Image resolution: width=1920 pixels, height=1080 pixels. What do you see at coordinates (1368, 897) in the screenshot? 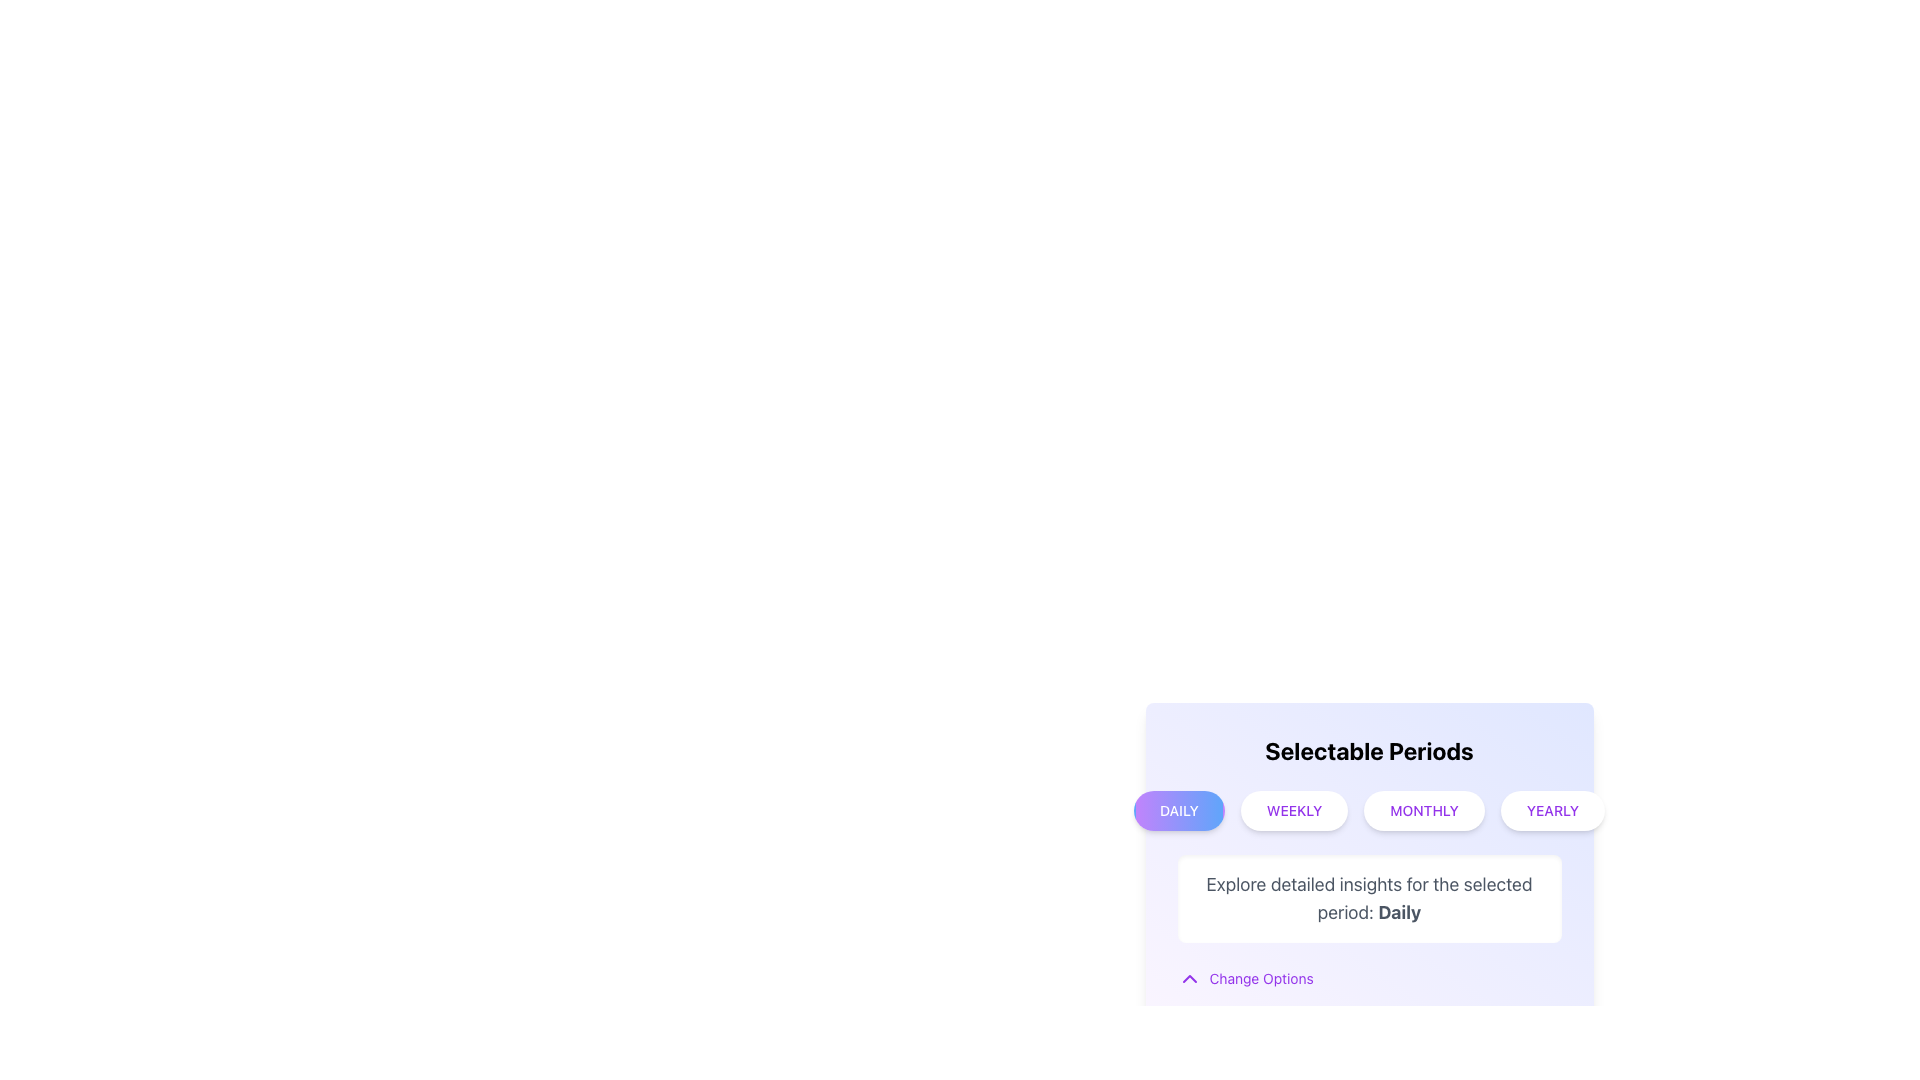
I see `static text that says 'Explore detailed insights for the selected period: Daily', which is styled in gray and located beneath the period selection buttons in the 'Selectable Periods' card` at bounding box center [1368, 897].